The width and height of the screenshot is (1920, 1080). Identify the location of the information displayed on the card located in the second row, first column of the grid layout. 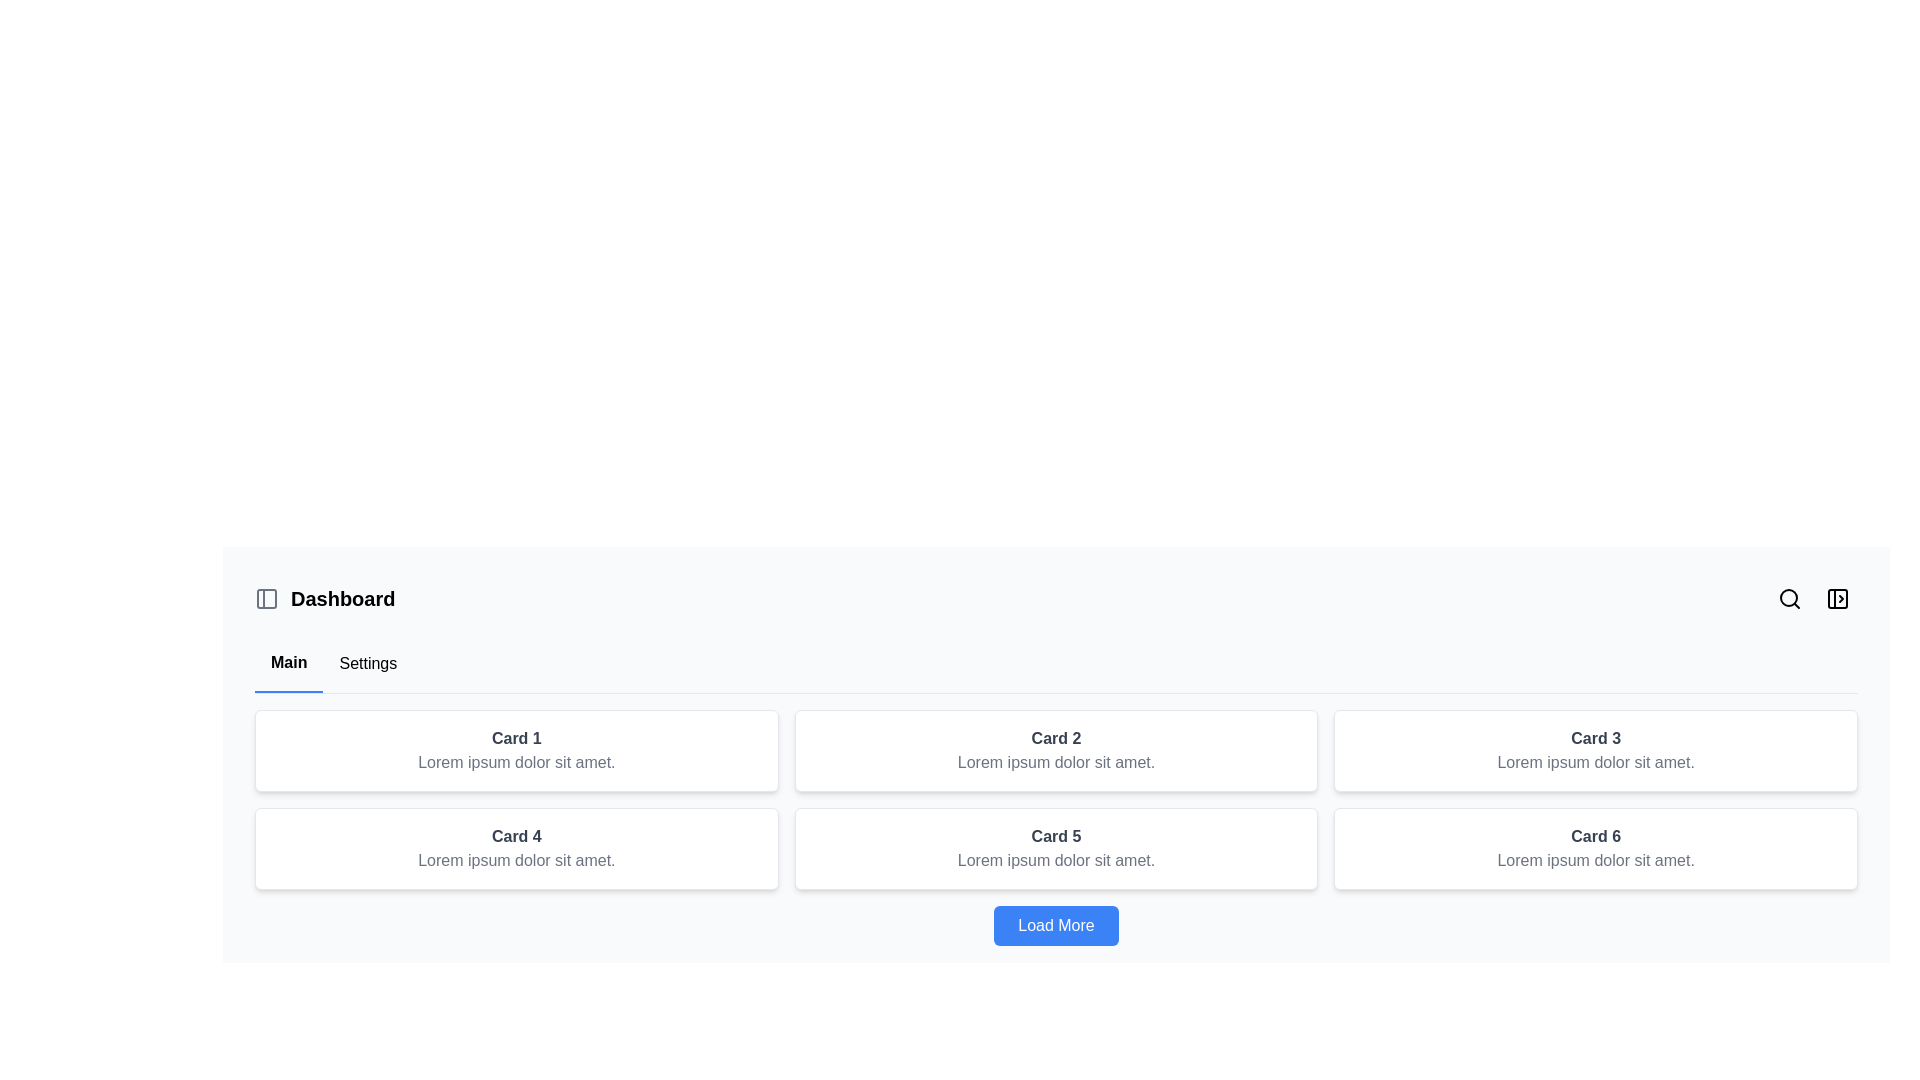
(516, 848).